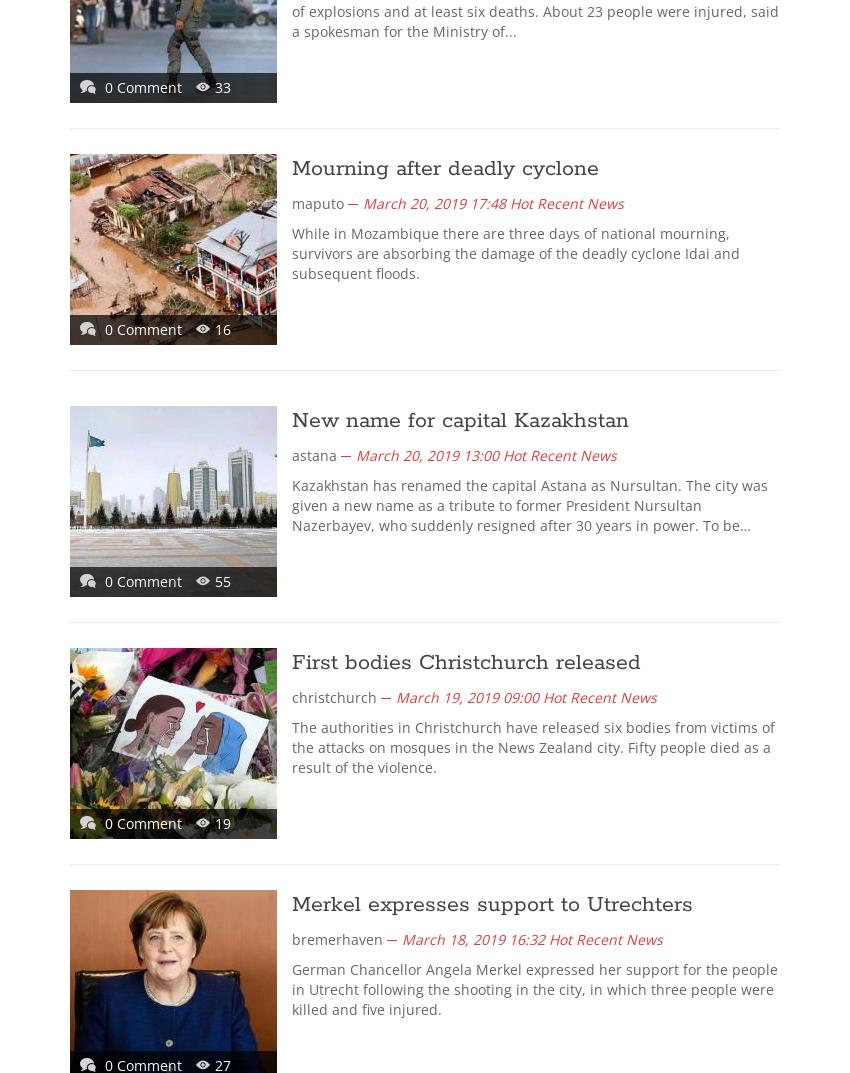 This screenshot has width=850, height=1073. Describe the element at coordinates (317, 203) in the screenshot. I see `'maputo'` at that location.